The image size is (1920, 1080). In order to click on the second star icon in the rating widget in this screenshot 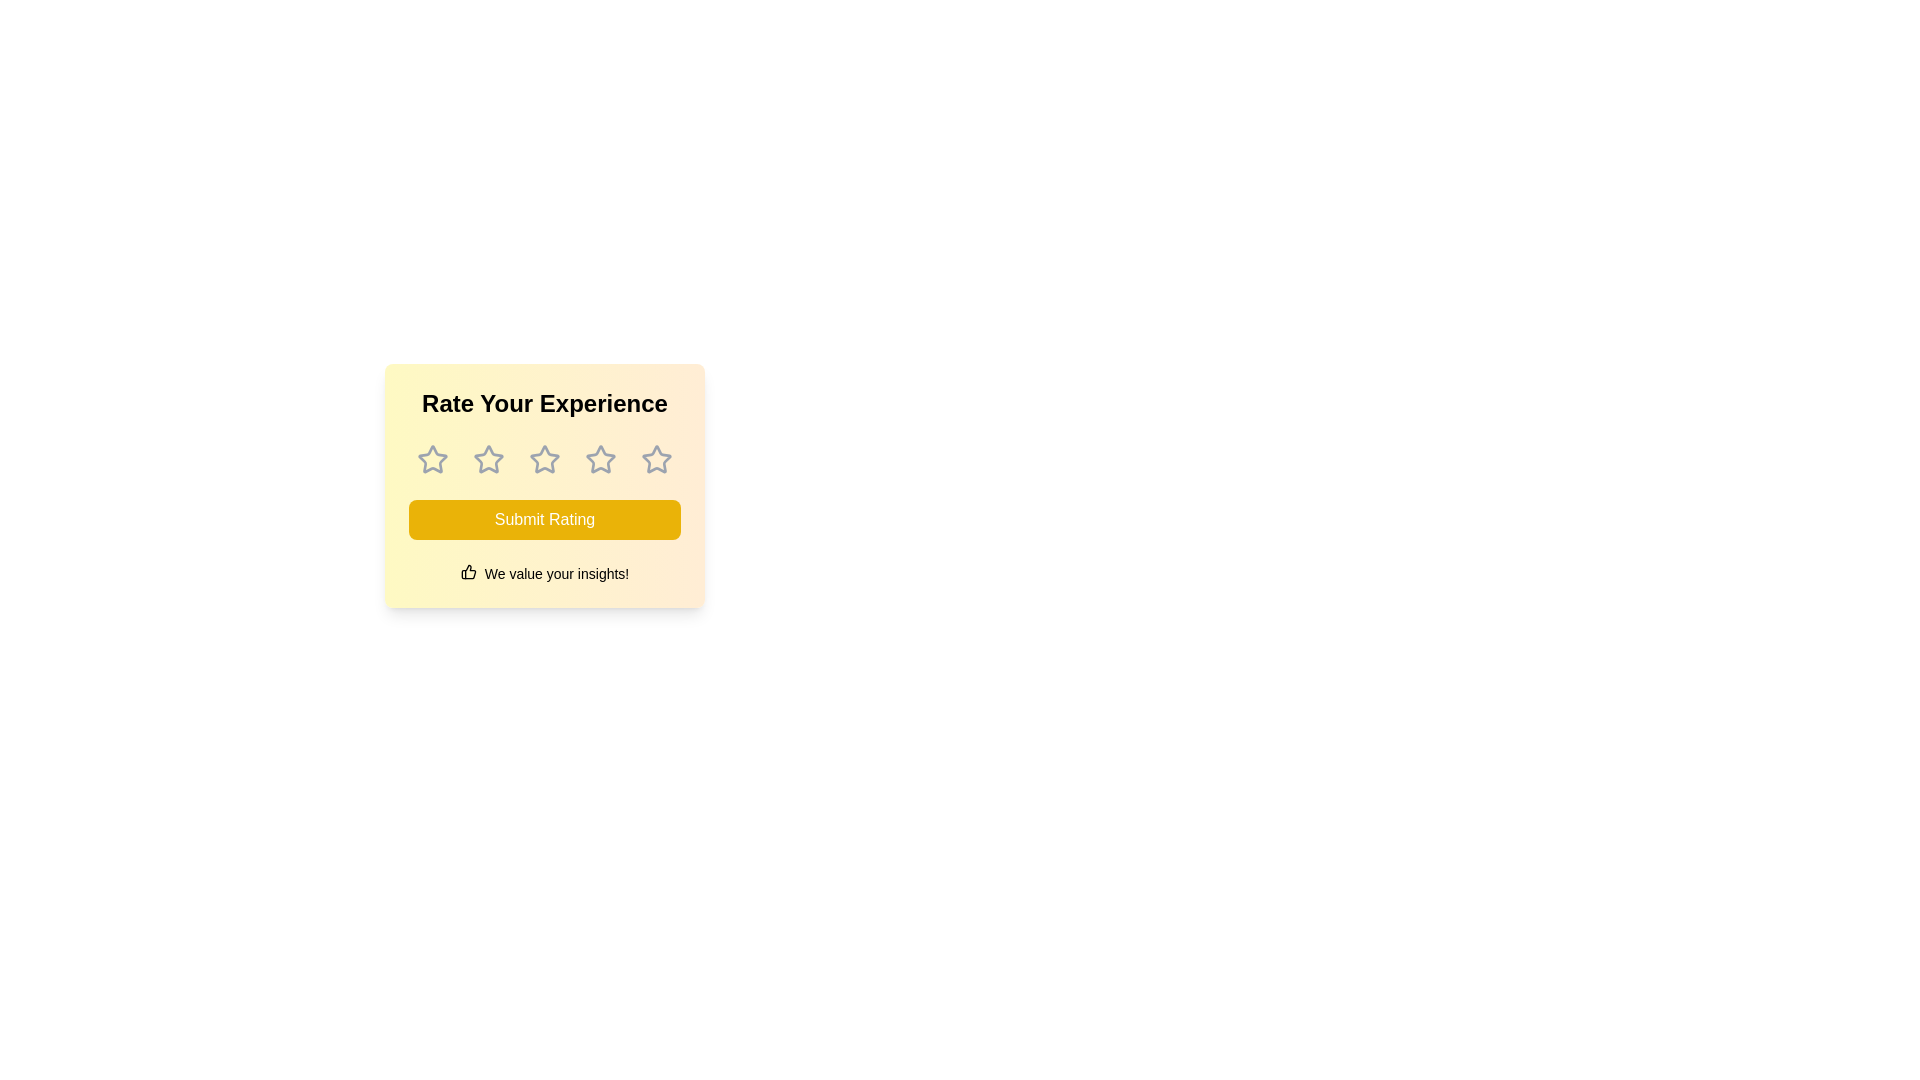, I will do `click(489, 459)`.